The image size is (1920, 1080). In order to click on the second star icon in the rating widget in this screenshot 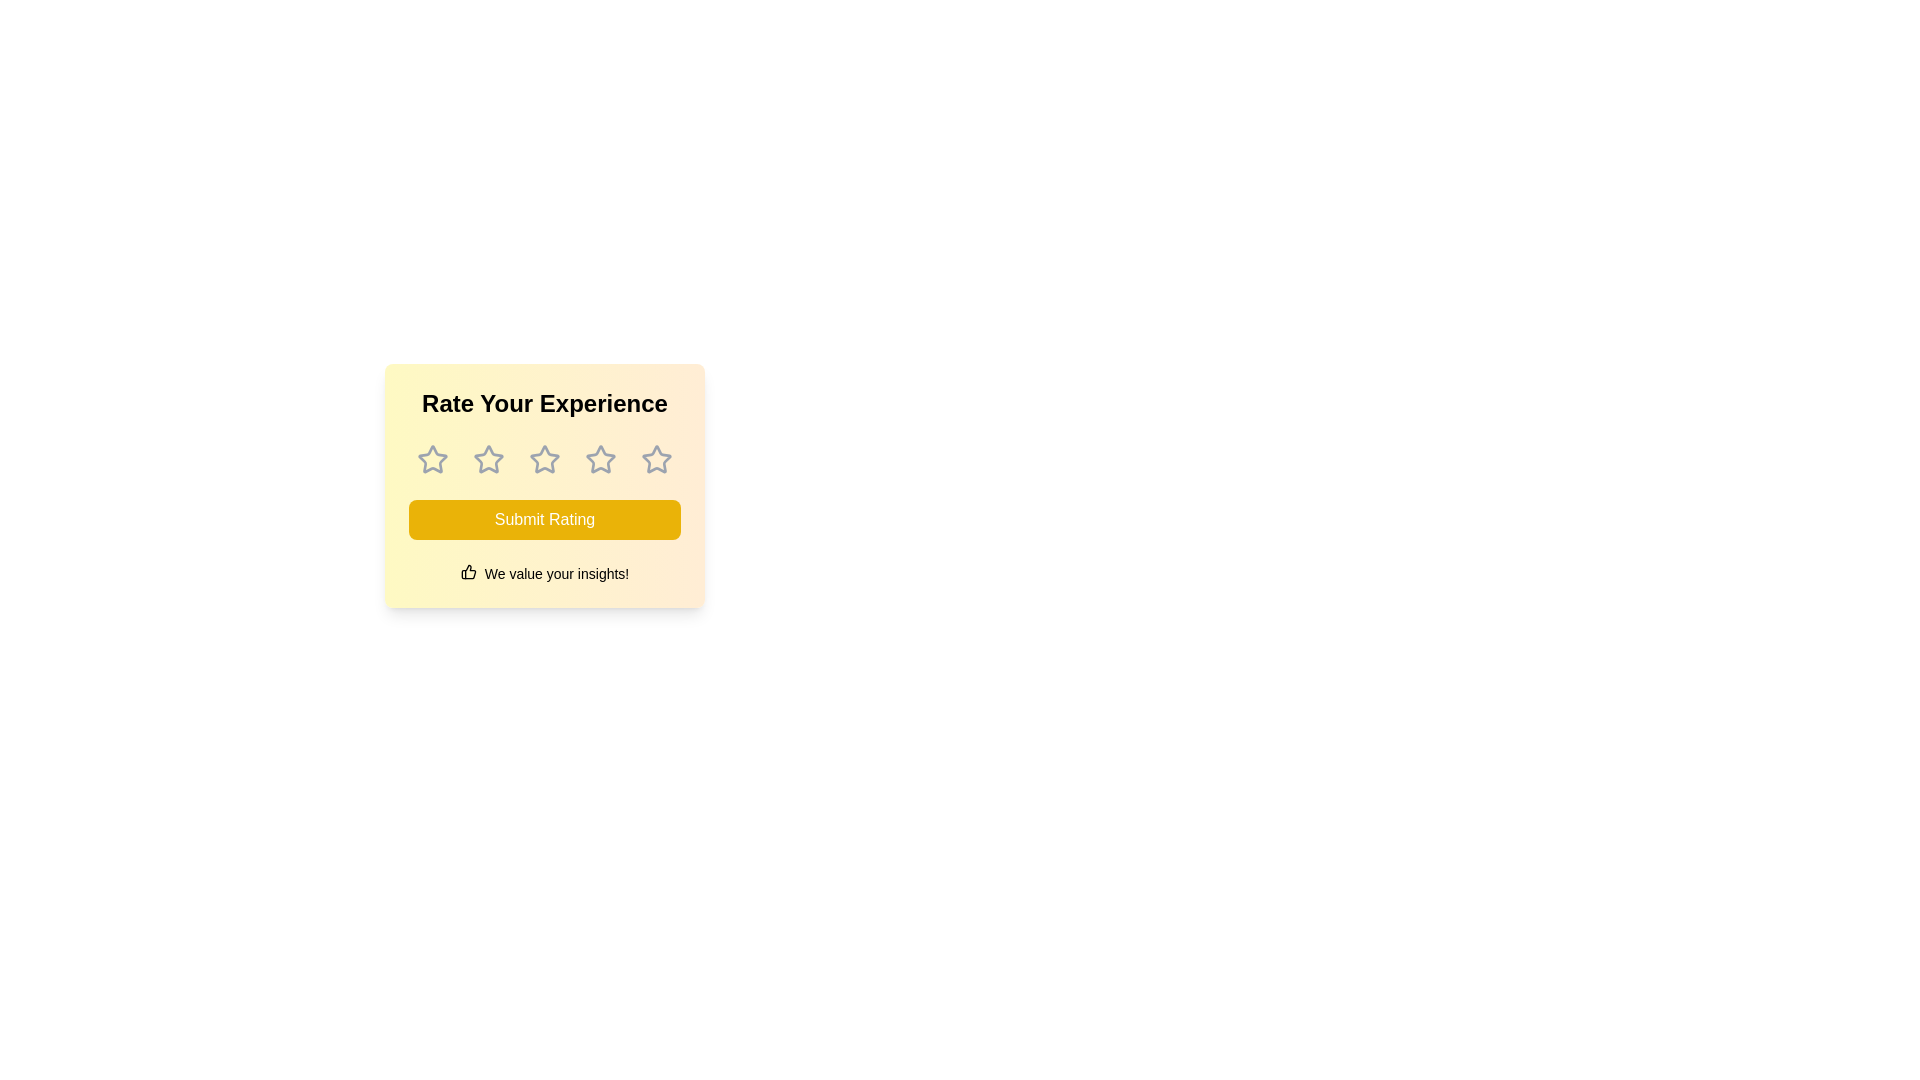, I will do `click(489, 459)`.